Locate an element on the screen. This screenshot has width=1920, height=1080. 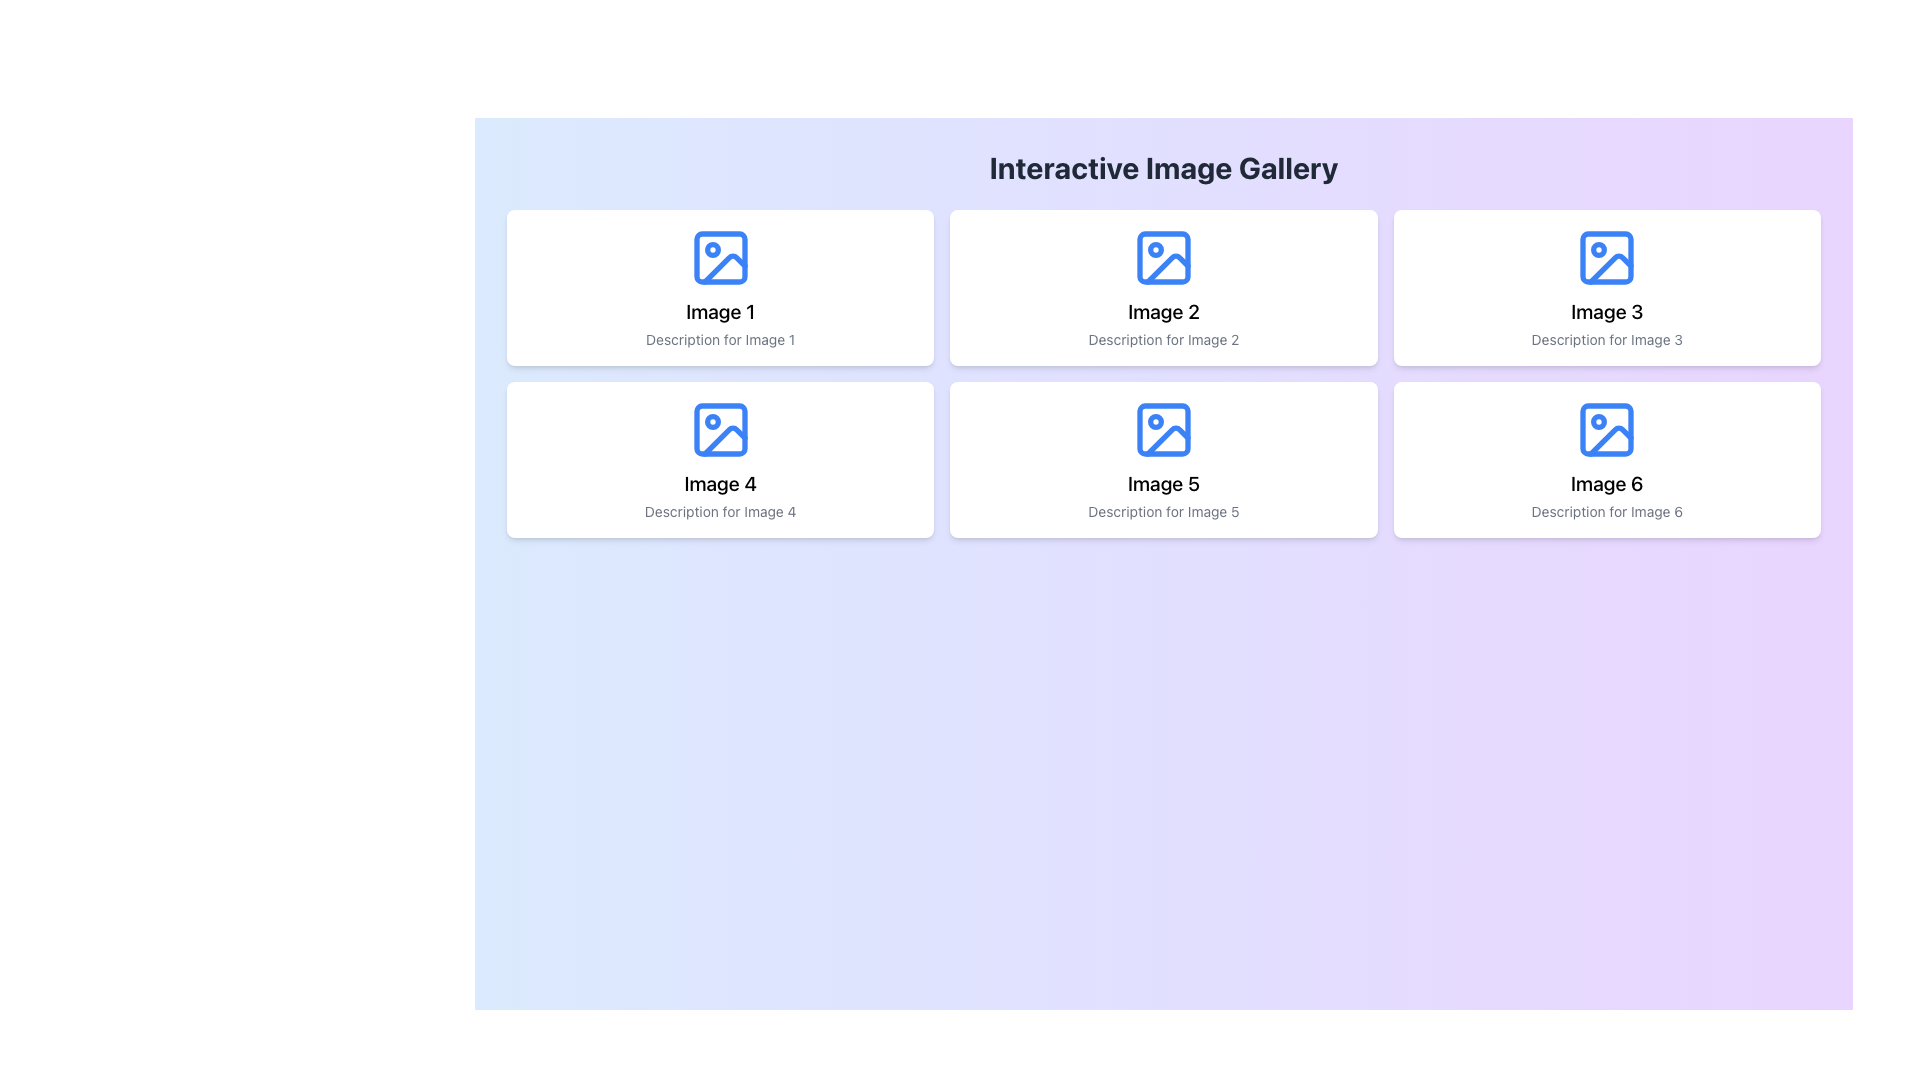
the Card representing 'Image 4', located in the second row and first column of the grid layout, which serves as a clickable element for additional details is located at coordinates (720, 459).